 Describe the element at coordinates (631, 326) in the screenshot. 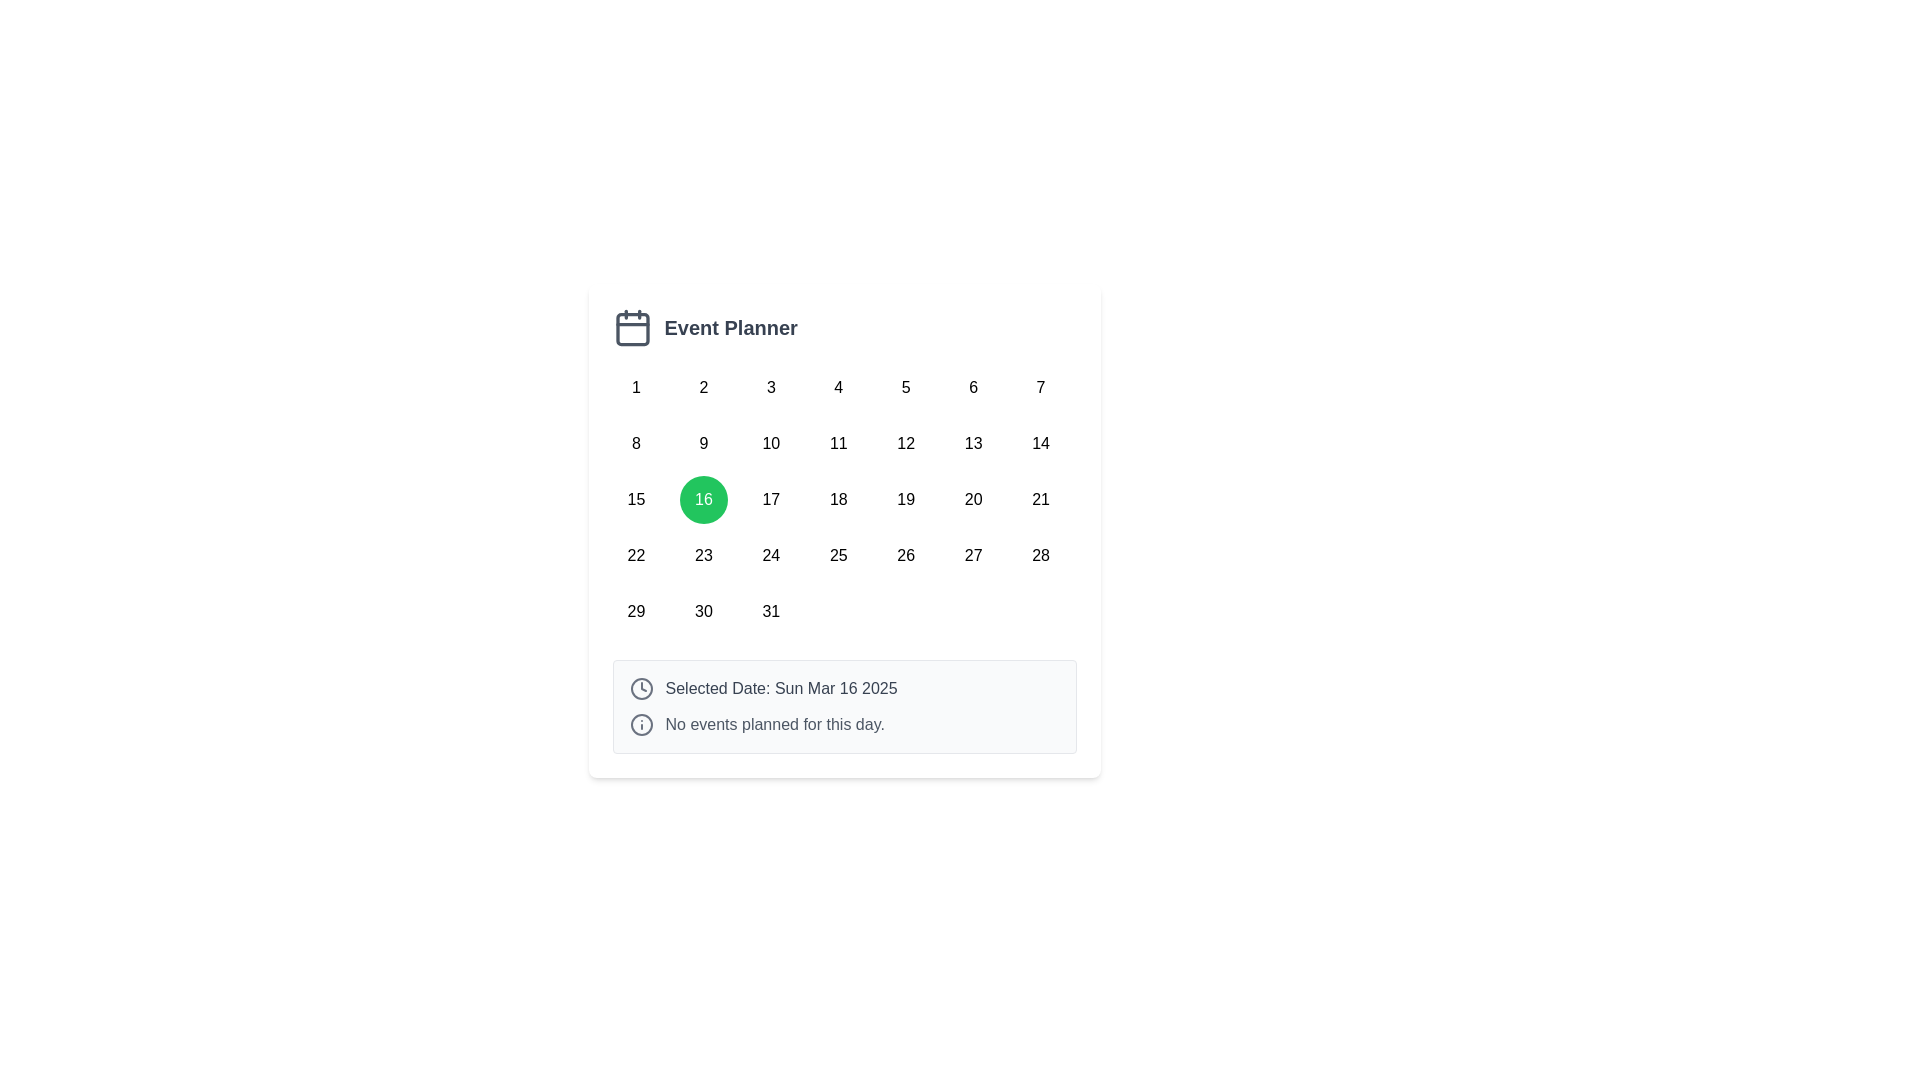

I see `the outlined calendar icon located to the left of the 'Event Planner' text at the top of the widget for contextual understanding` at that location.